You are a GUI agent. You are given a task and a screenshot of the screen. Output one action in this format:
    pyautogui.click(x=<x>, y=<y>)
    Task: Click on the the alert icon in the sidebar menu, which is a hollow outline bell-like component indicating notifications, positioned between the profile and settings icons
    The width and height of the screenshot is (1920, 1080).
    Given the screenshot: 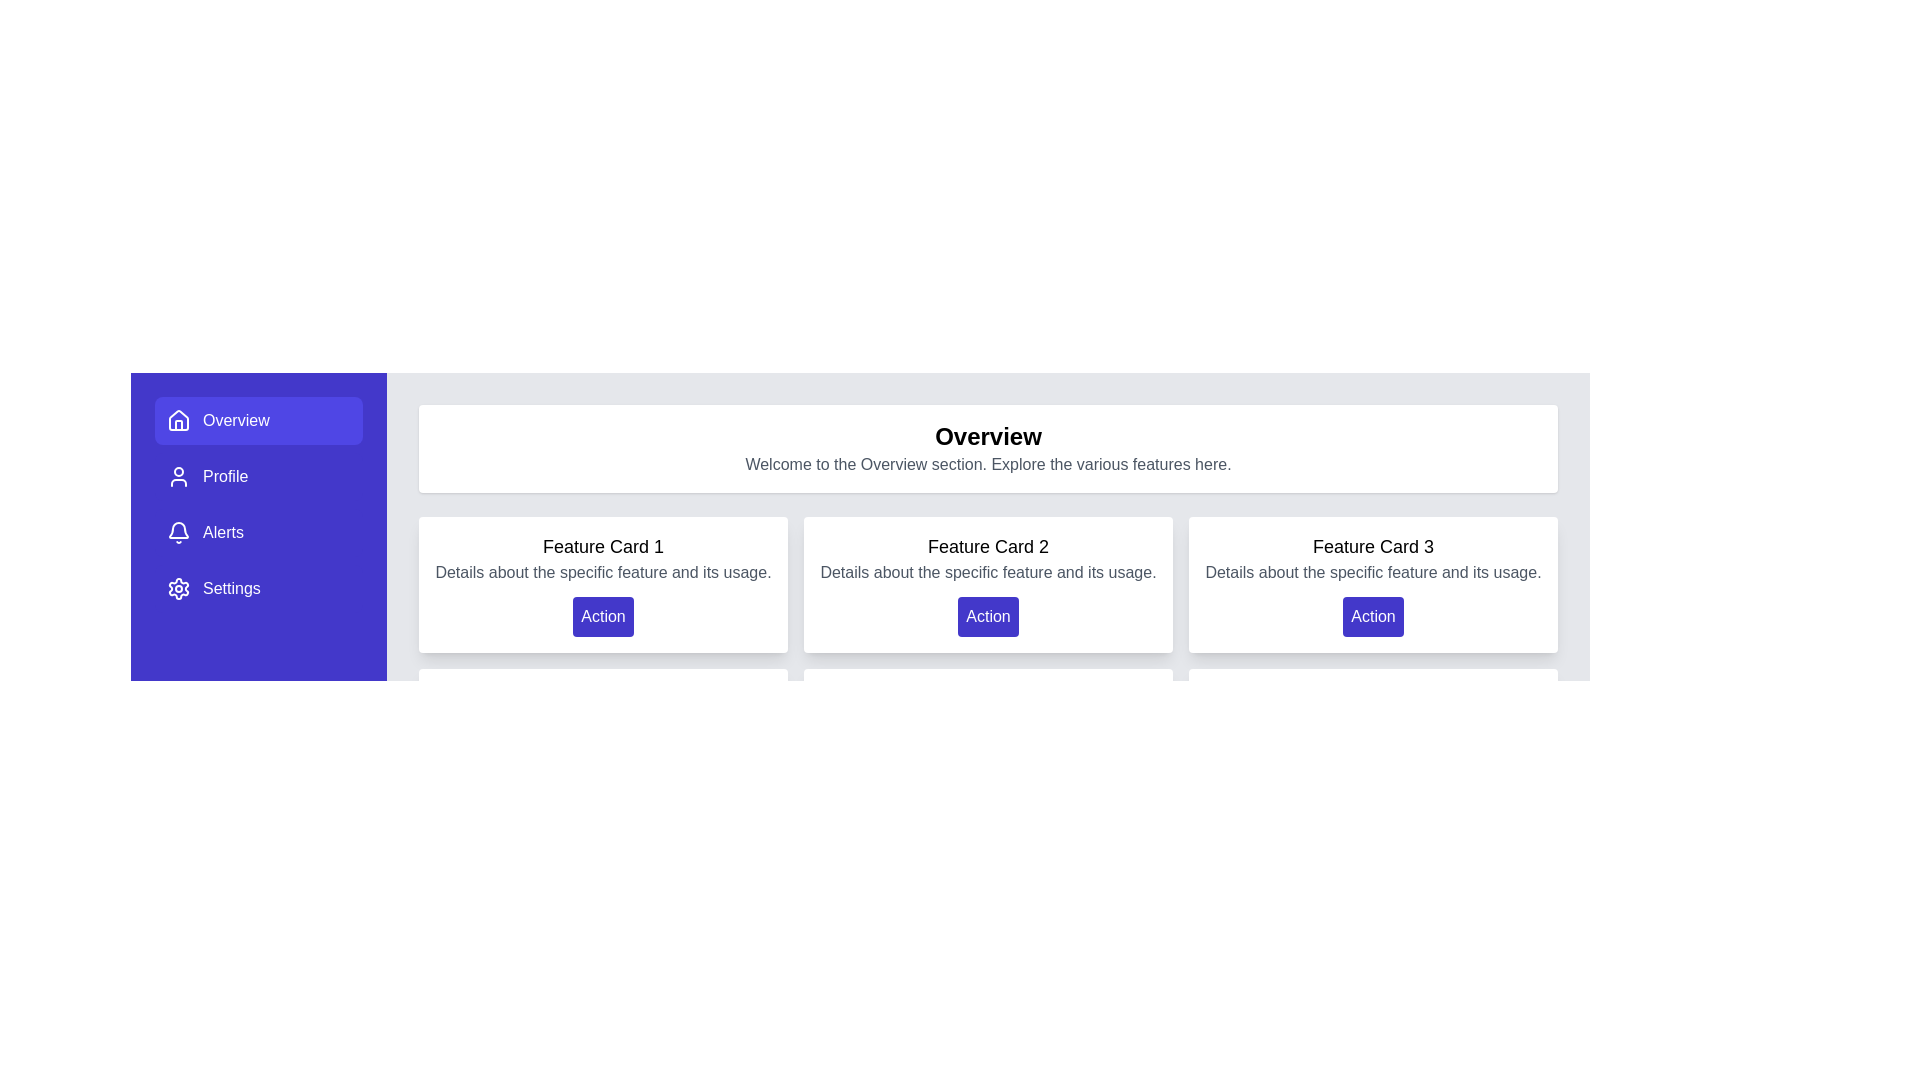 What is the action you would take?
    pyautogui.click(x=178, y=529)
    